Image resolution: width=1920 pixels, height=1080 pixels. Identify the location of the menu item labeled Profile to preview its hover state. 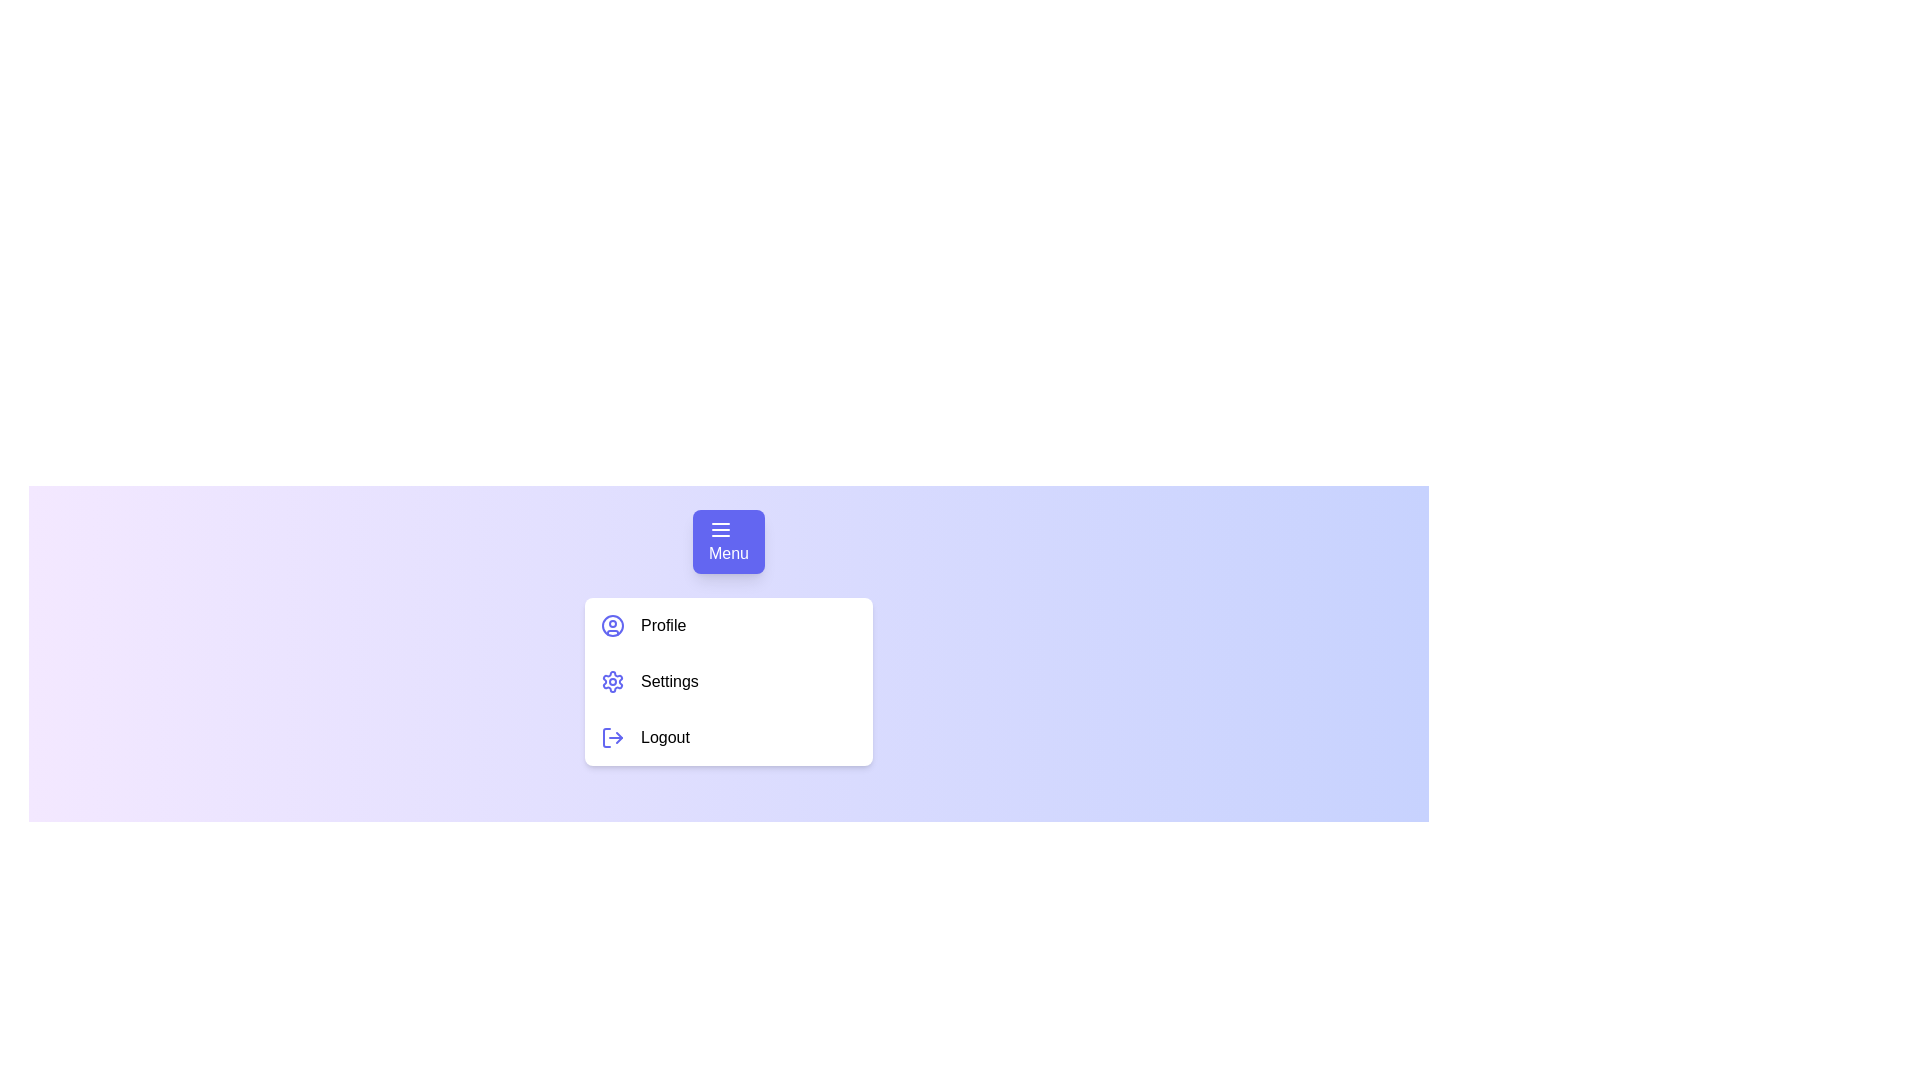
(728, 624).